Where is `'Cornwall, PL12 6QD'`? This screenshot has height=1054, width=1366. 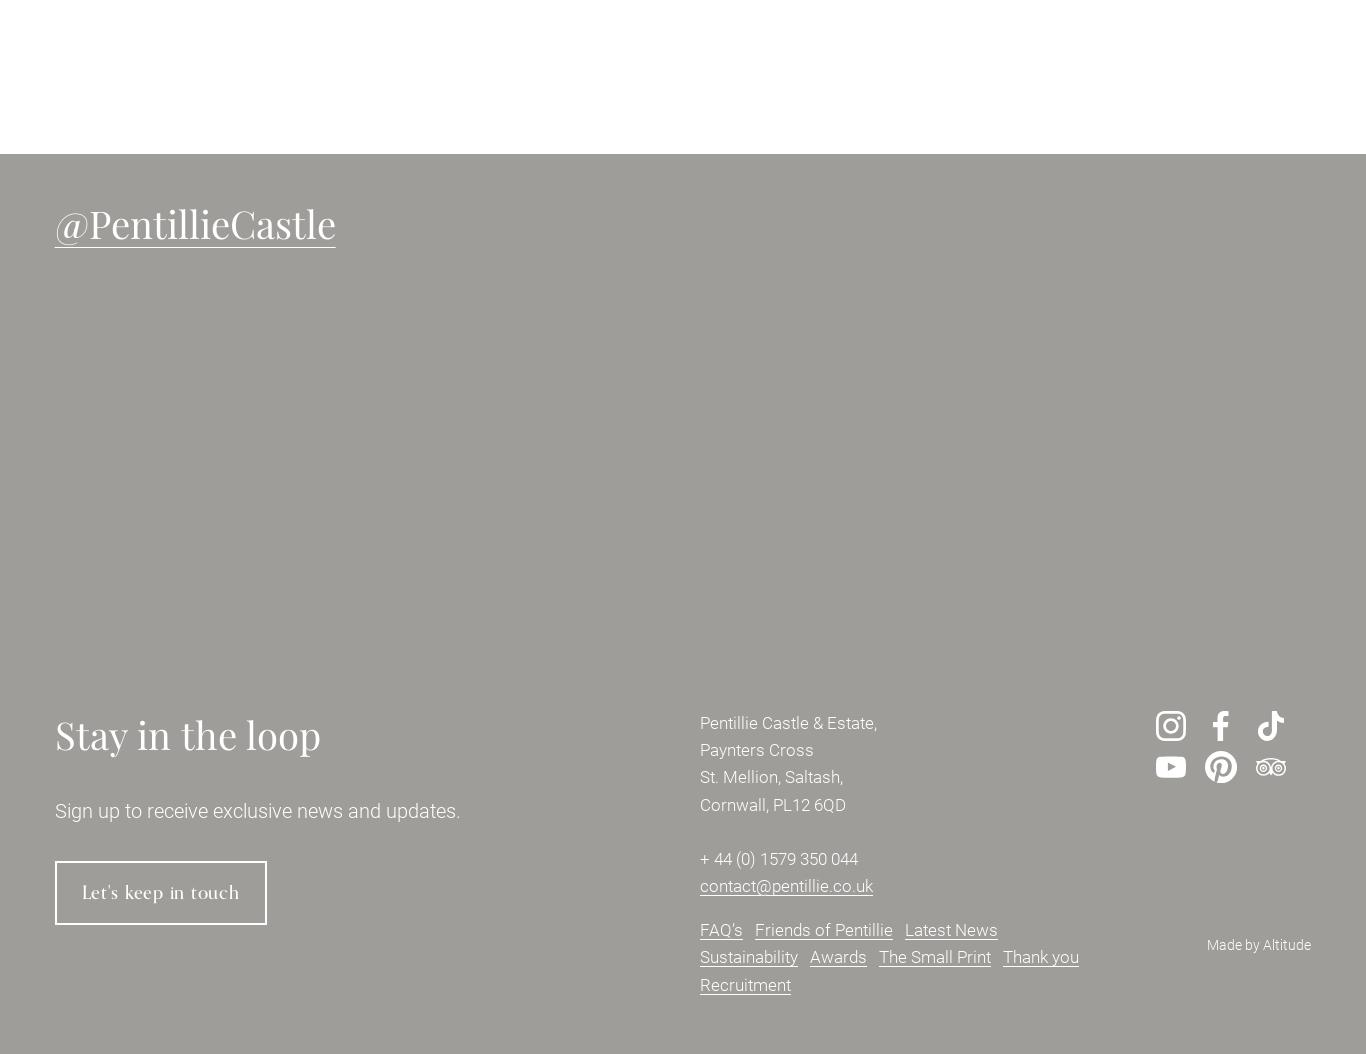
'Cornwall, PL12 6QD' is located at coordinates (773, 802).